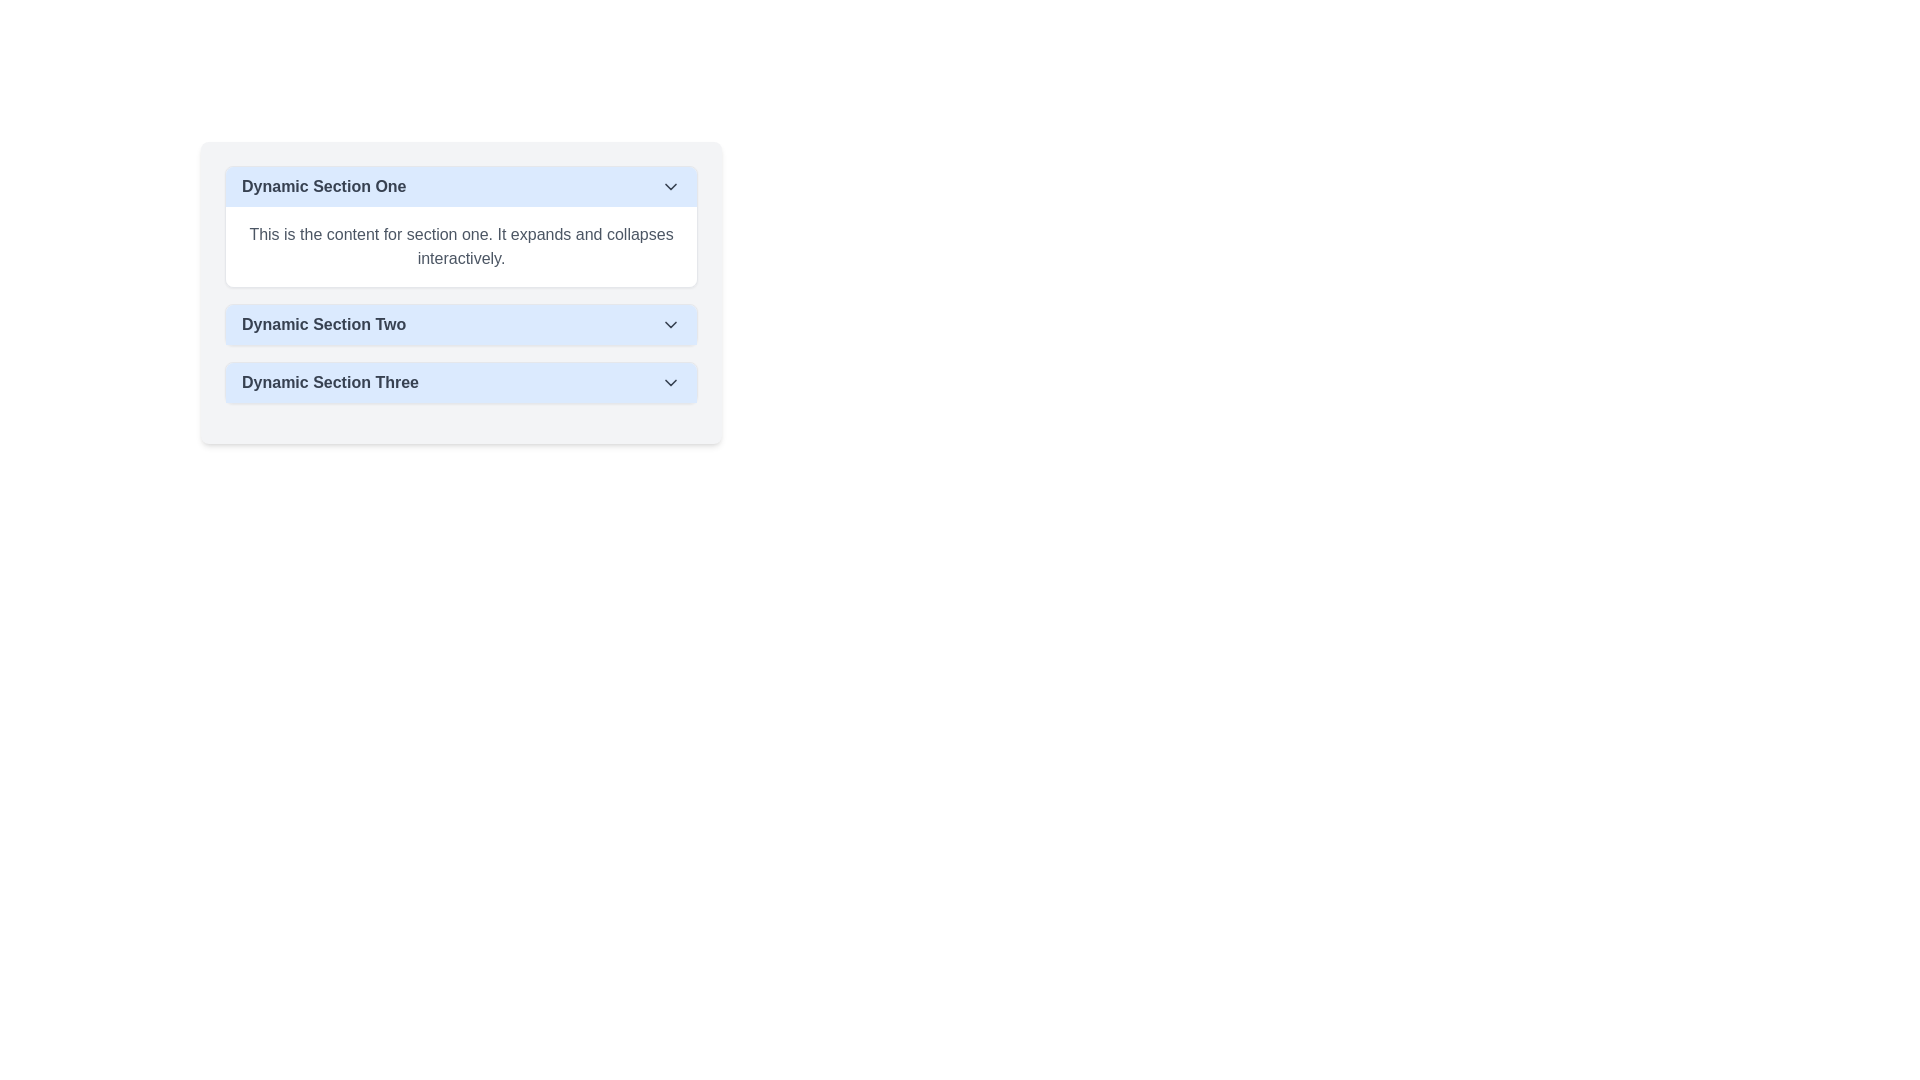 This screenshot has width=1920, height=1080. Describe the element at coordinates (671, 323) in the screenshot. I see `the downward-pointing chevron icon located to the right of the text 'Dynamic Section Two' in the collapsible section header` at that location.